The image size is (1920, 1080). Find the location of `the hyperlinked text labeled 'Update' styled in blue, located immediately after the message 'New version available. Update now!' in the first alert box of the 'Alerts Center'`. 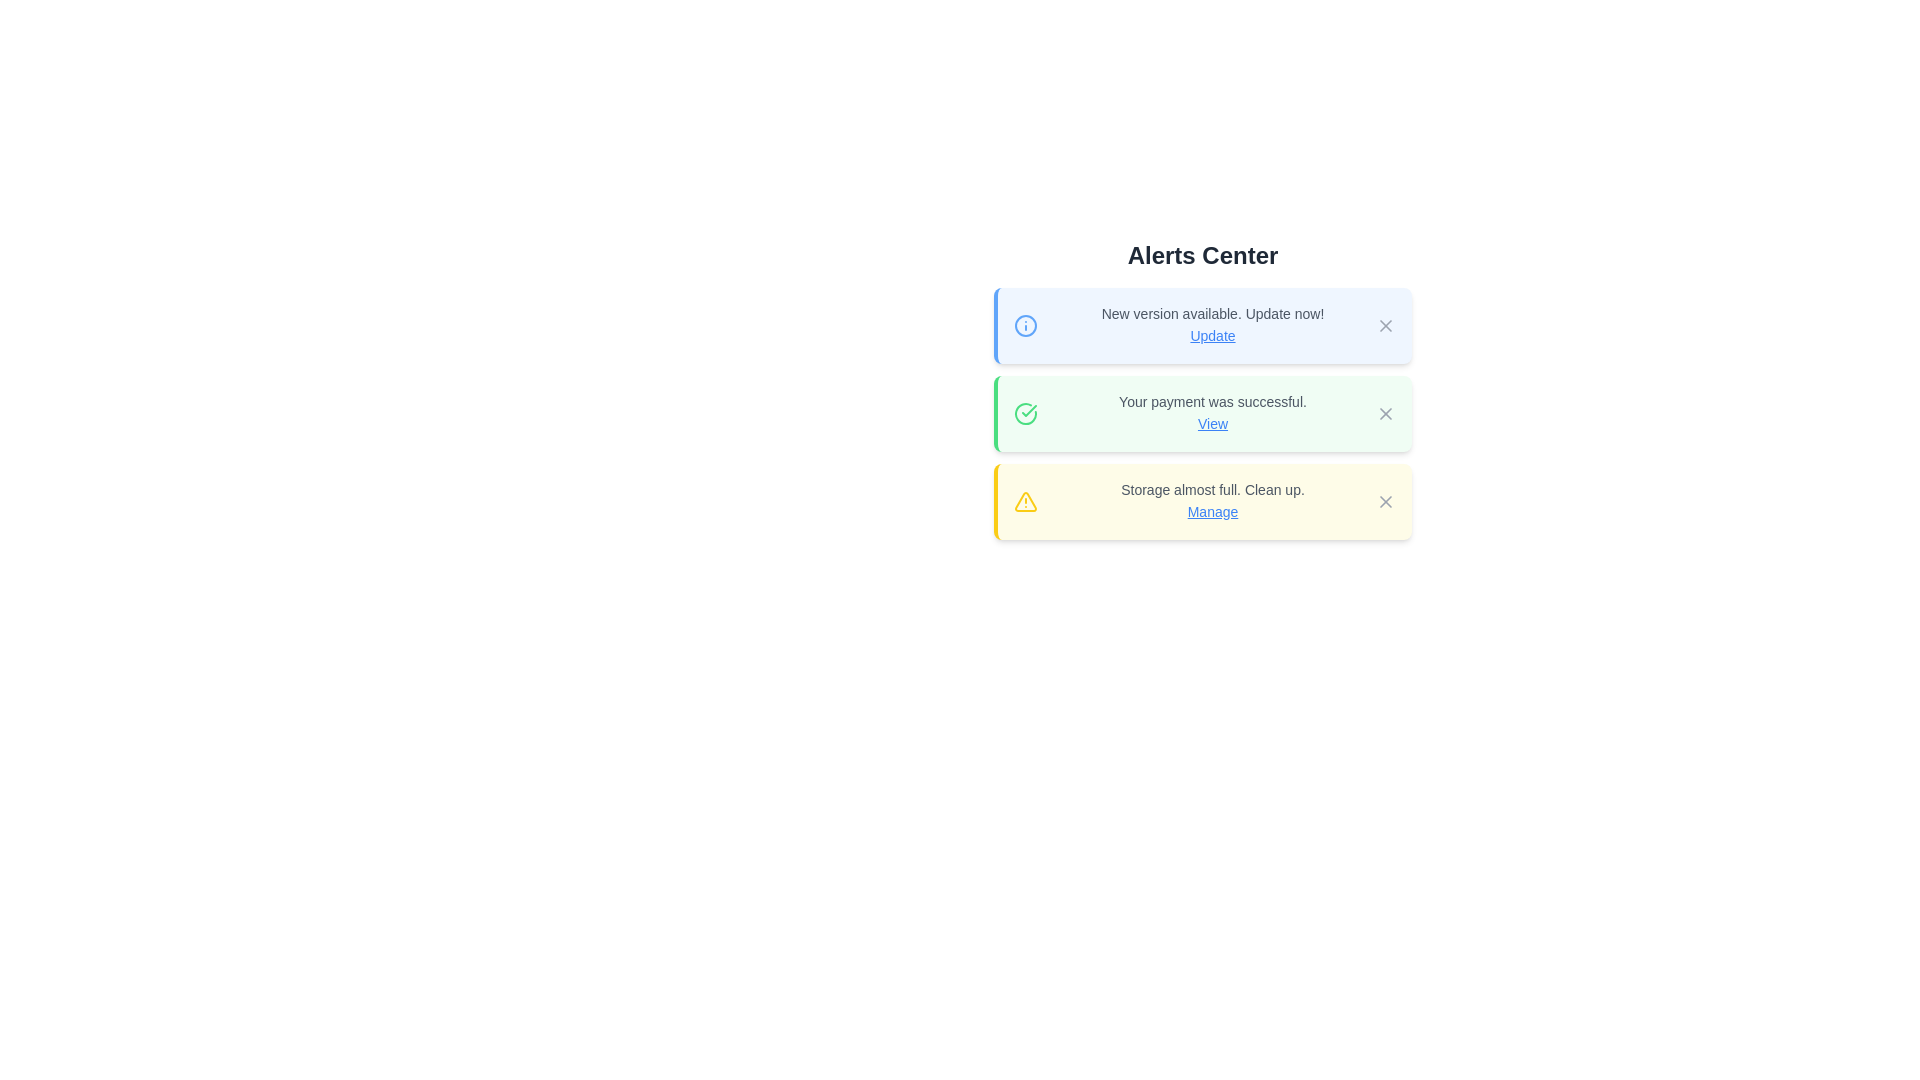

the hyperlinked text labeled 'Update' styled in blue, located immediately after the message 'New version available. Update now!' in the first alert box of the 'Alerts Center' is located at coordinates (1212, 334).